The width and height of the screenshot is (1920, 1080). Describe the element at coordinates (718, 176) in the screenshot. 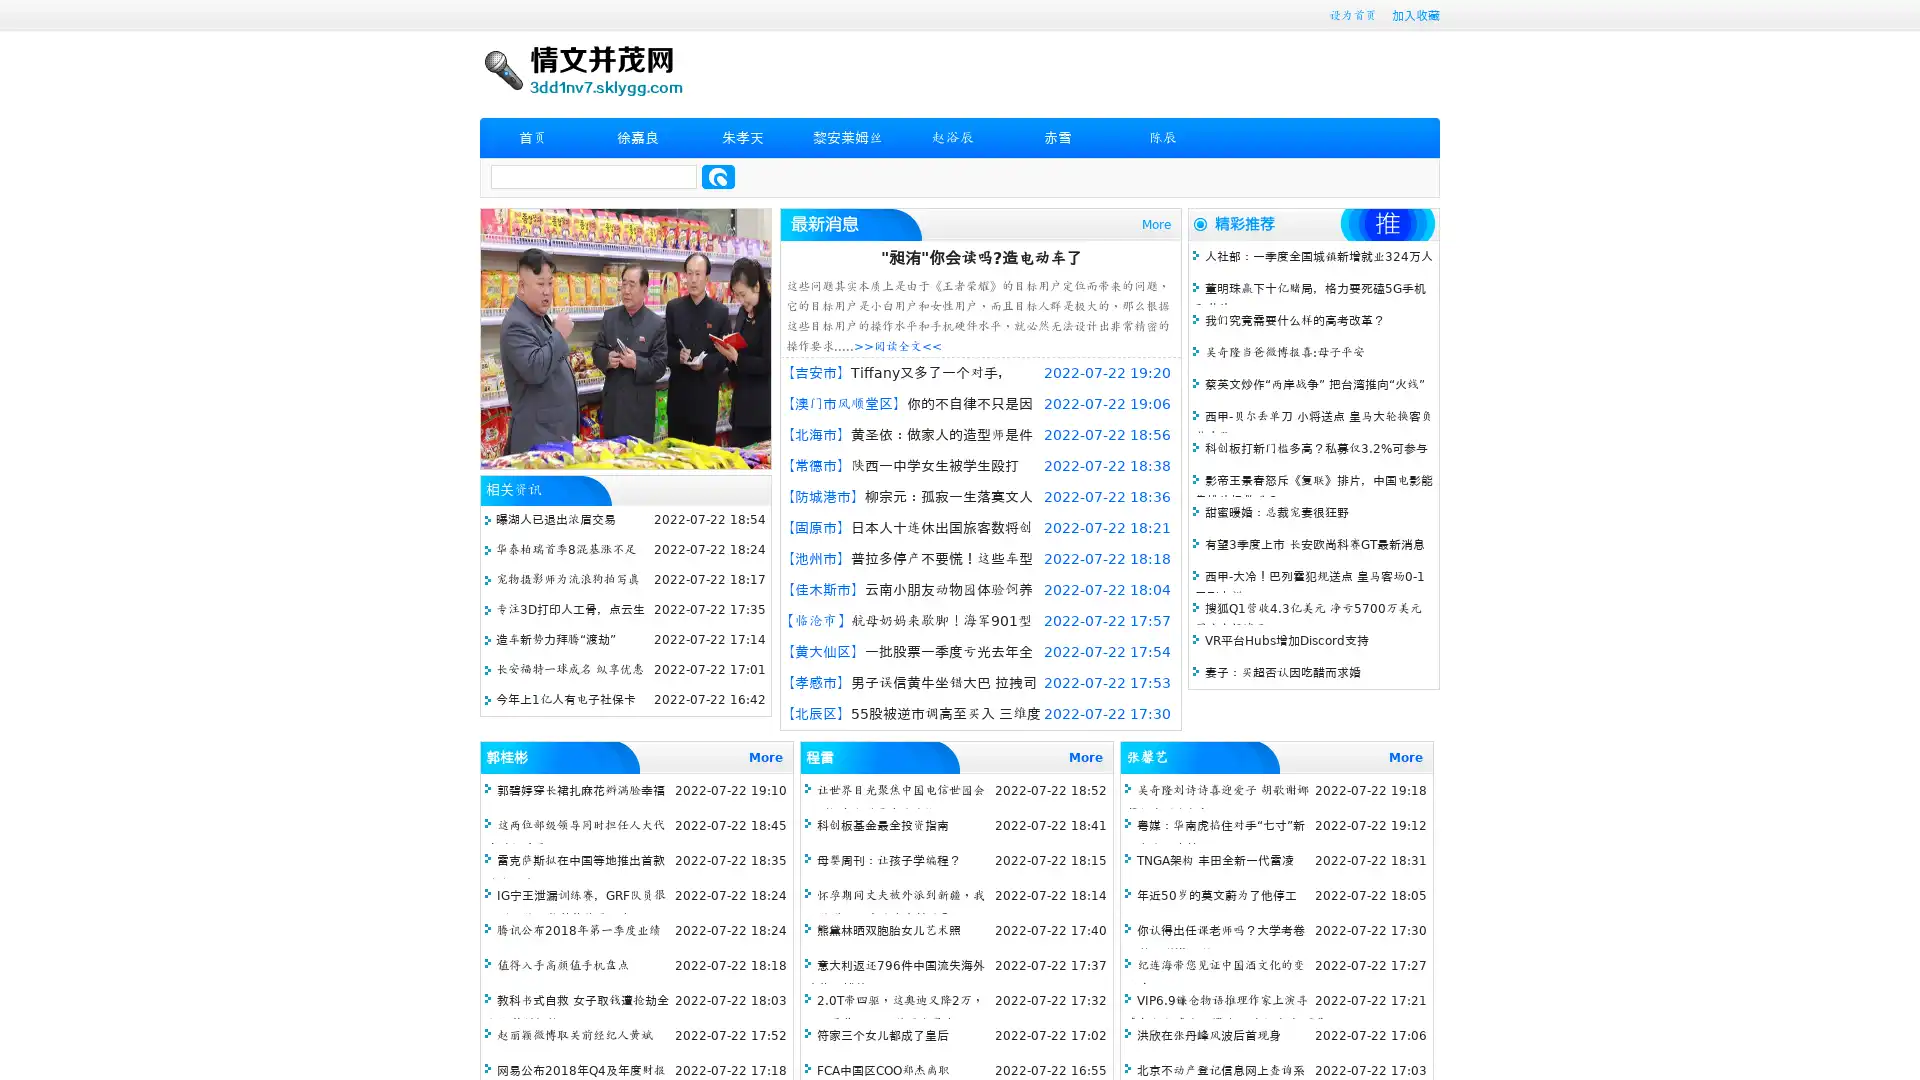

I see `Search` at that location.